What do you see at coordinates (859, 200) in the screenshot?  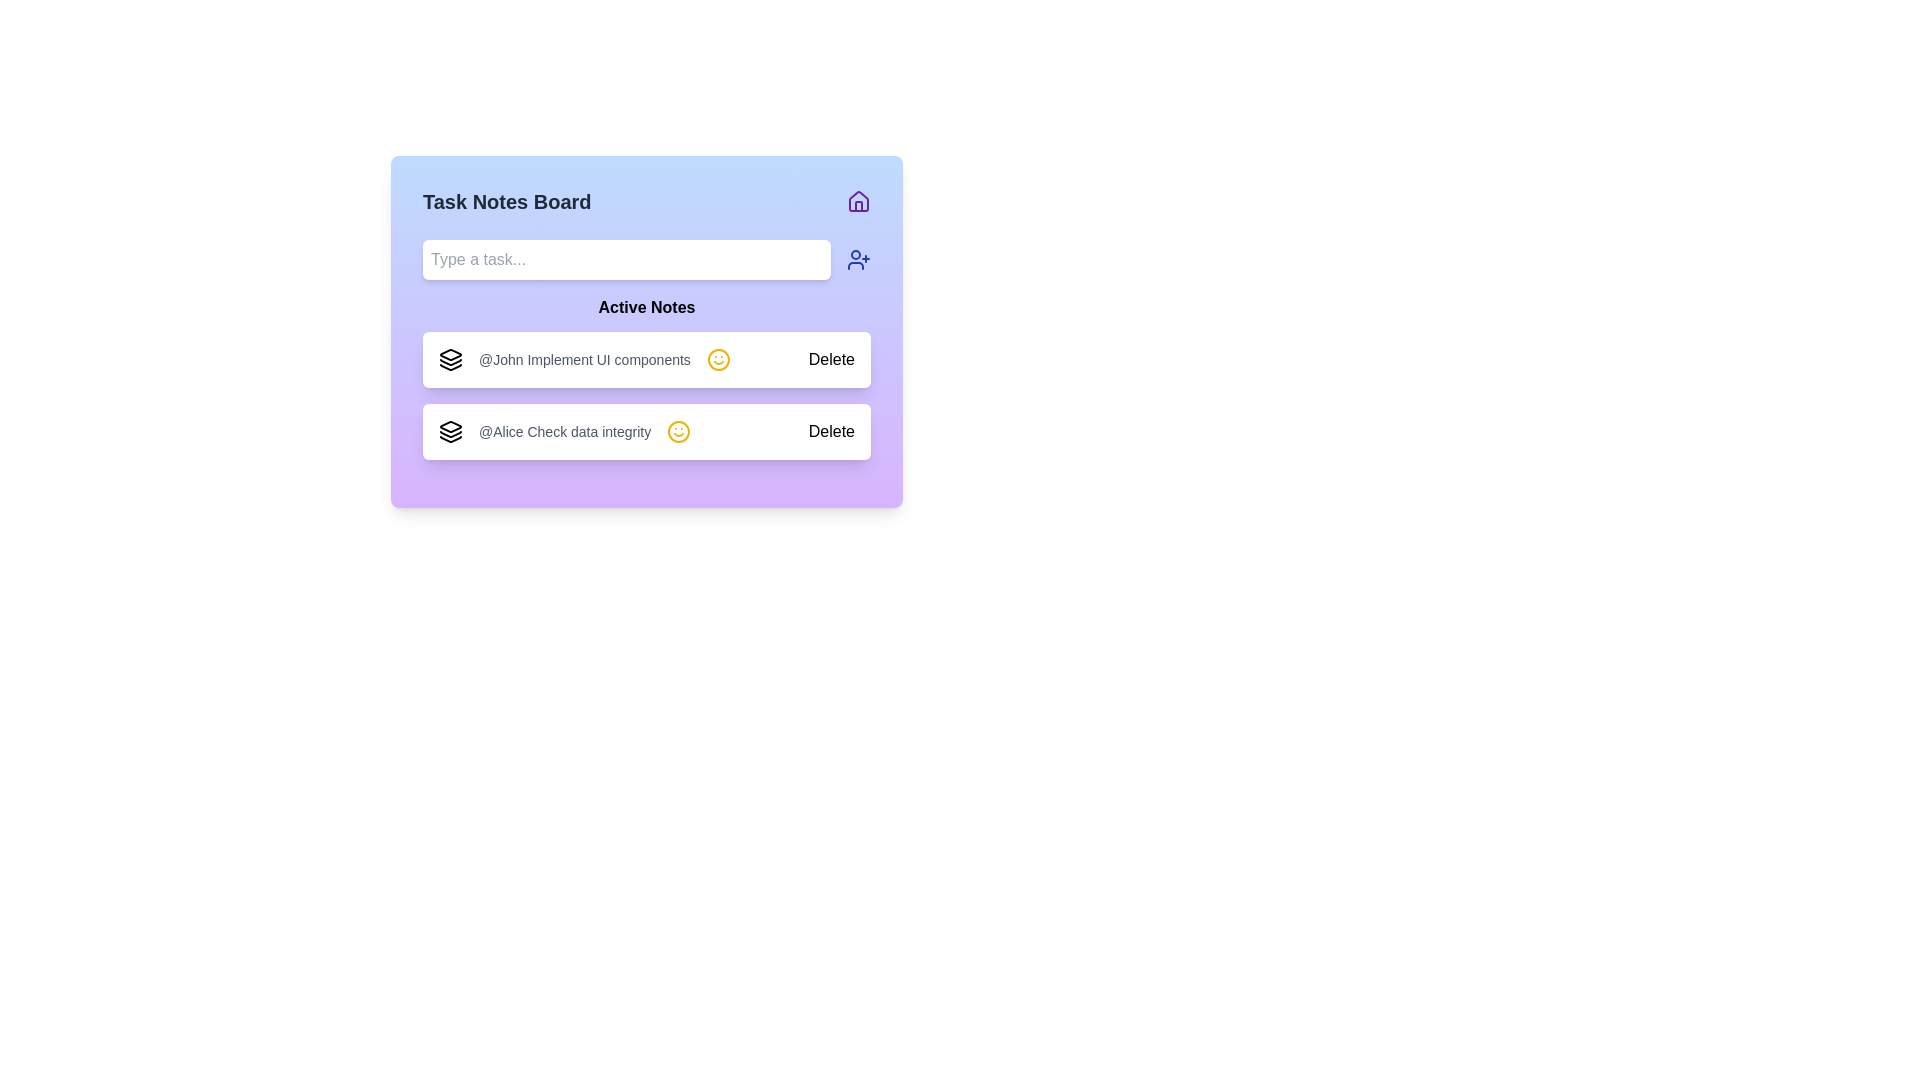 I see `the house-shaped icon graphic located at the top-right corner of the interface panel, which represents a home button` at bounding box center [859, 200].